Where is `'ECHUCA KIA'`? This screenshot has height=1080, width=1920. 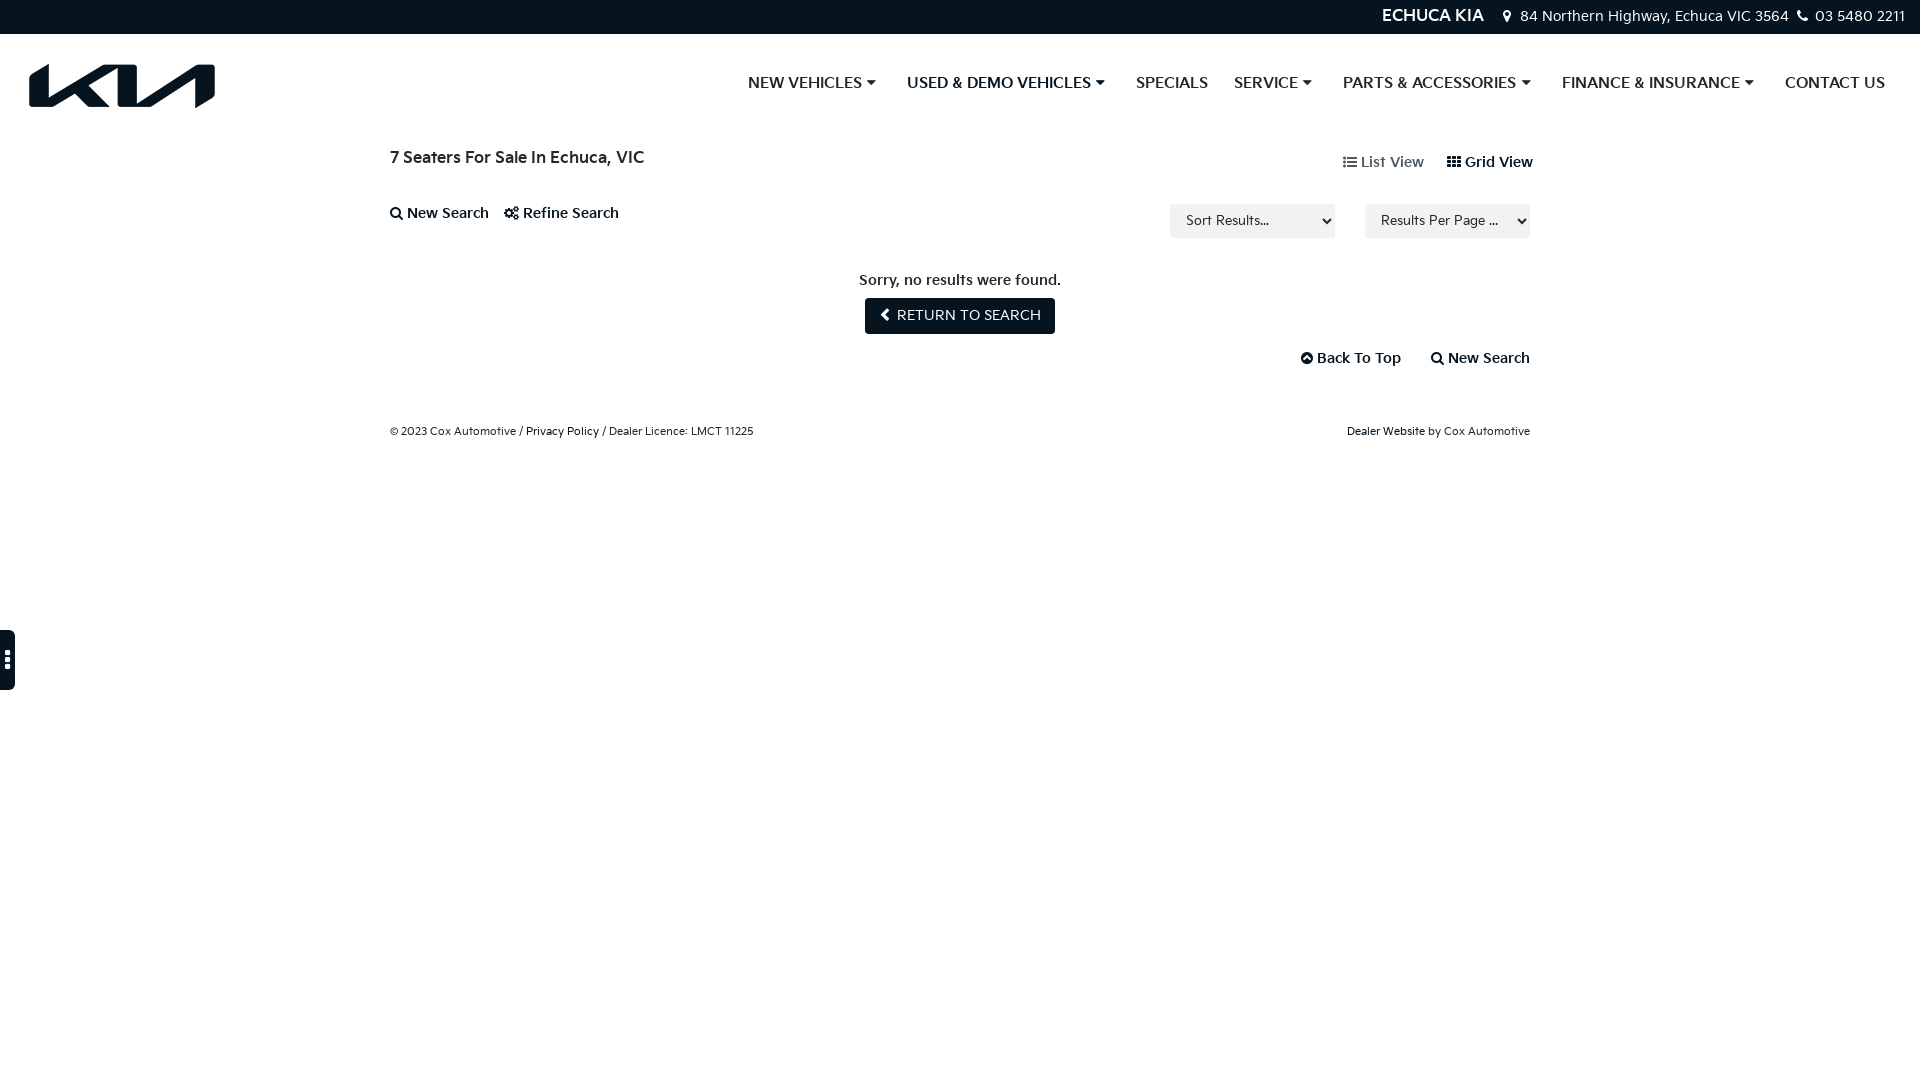 'ECHUCA KIA' is located at coordinates (1432, 16).